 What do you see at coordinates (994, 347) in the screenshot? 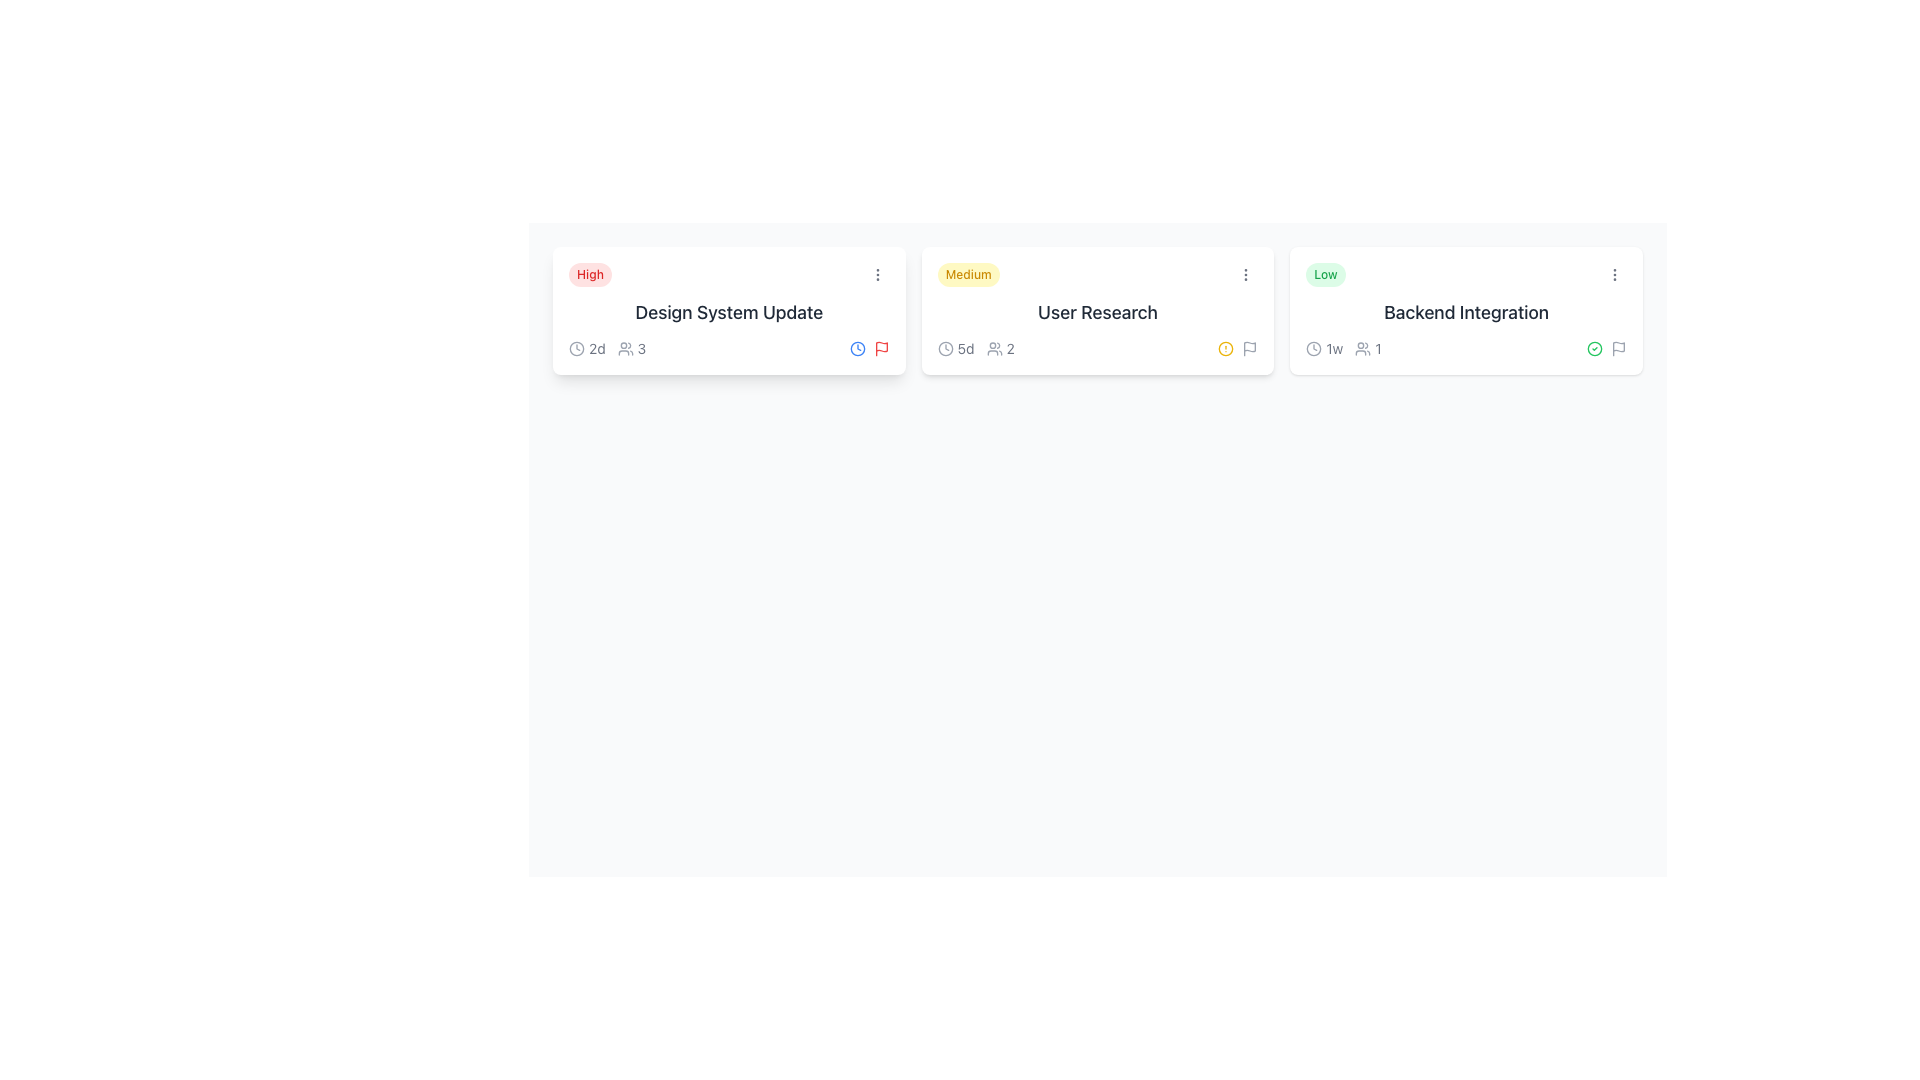
I see `the user icon representing two stylized human figures located in the User Research section, below the time indicator (5d) and adjacent to the numeric text '2'` at bounding box center [994, 347].